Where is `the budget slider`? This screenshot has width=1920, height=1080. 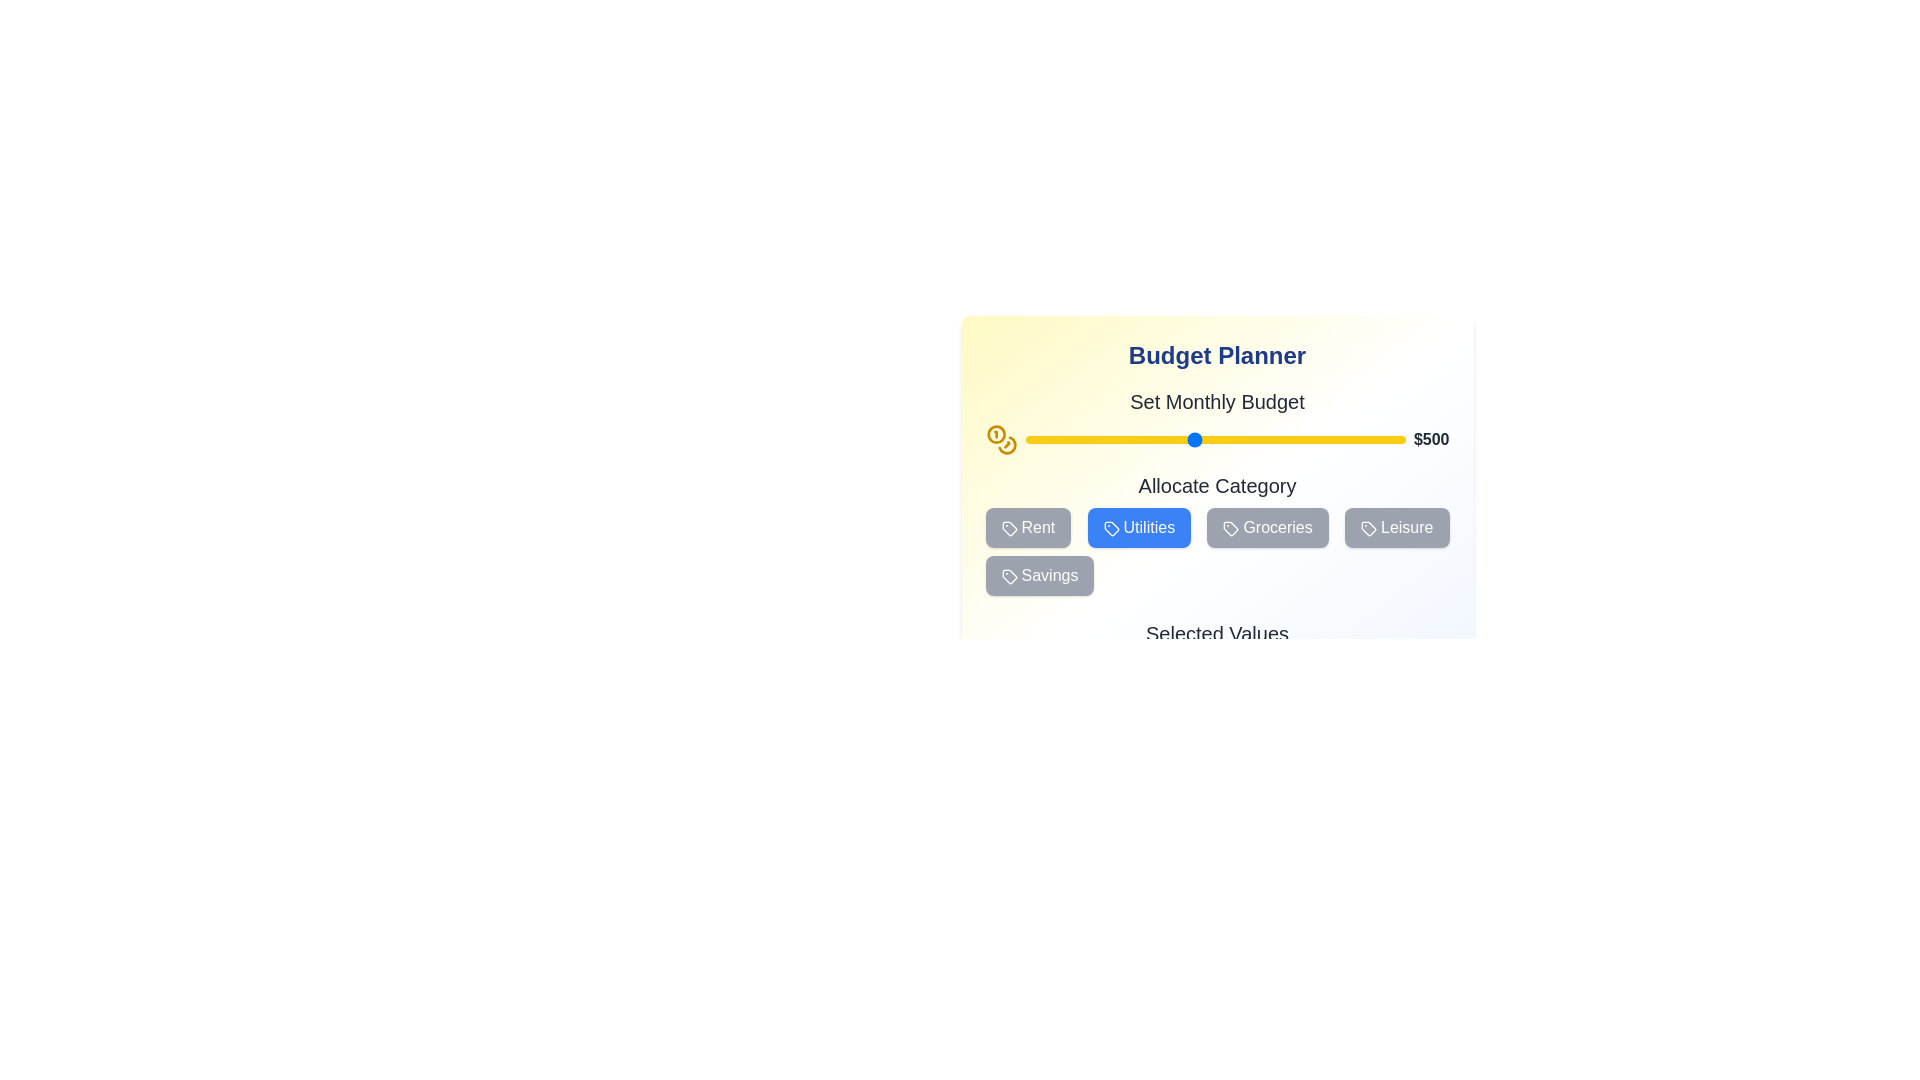
the budget slider is located at coordinates (1144, 438).